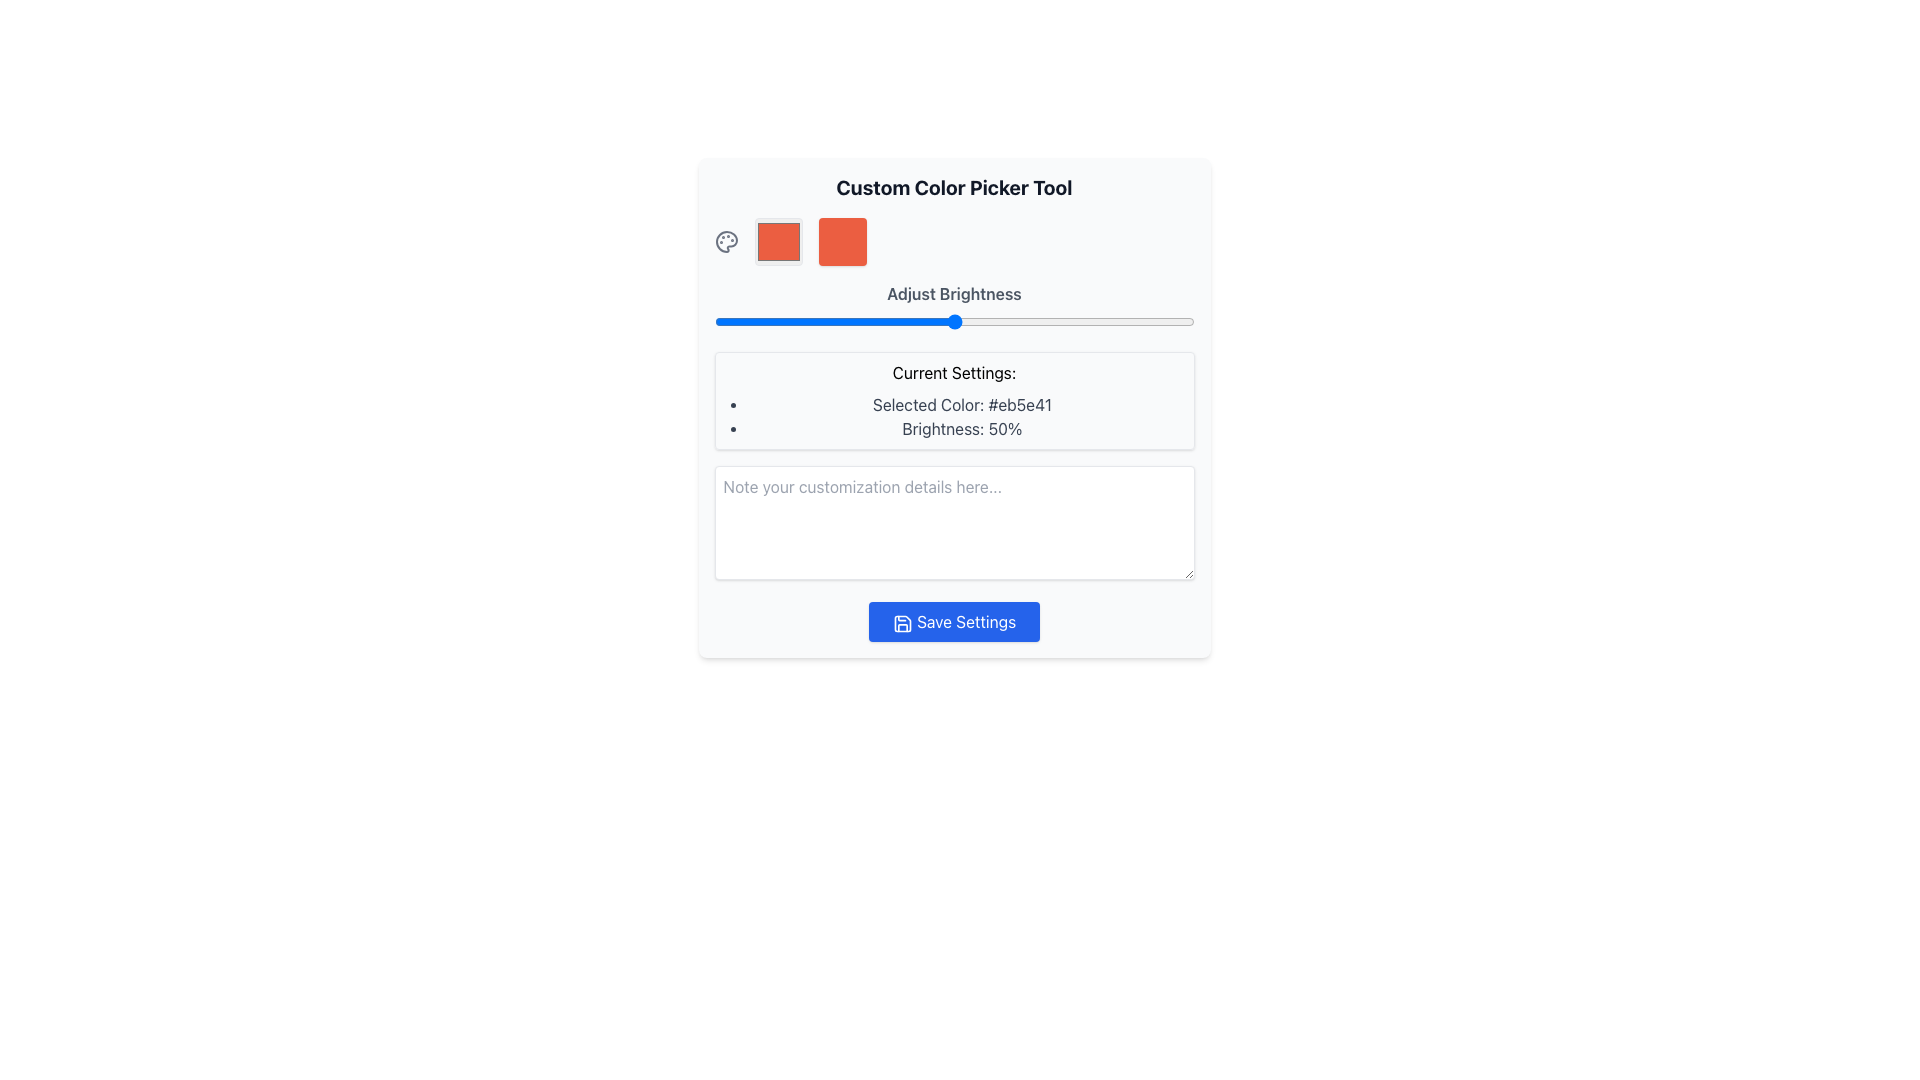  I want to click on the second color option in the color picker tool, so click(777, 241).